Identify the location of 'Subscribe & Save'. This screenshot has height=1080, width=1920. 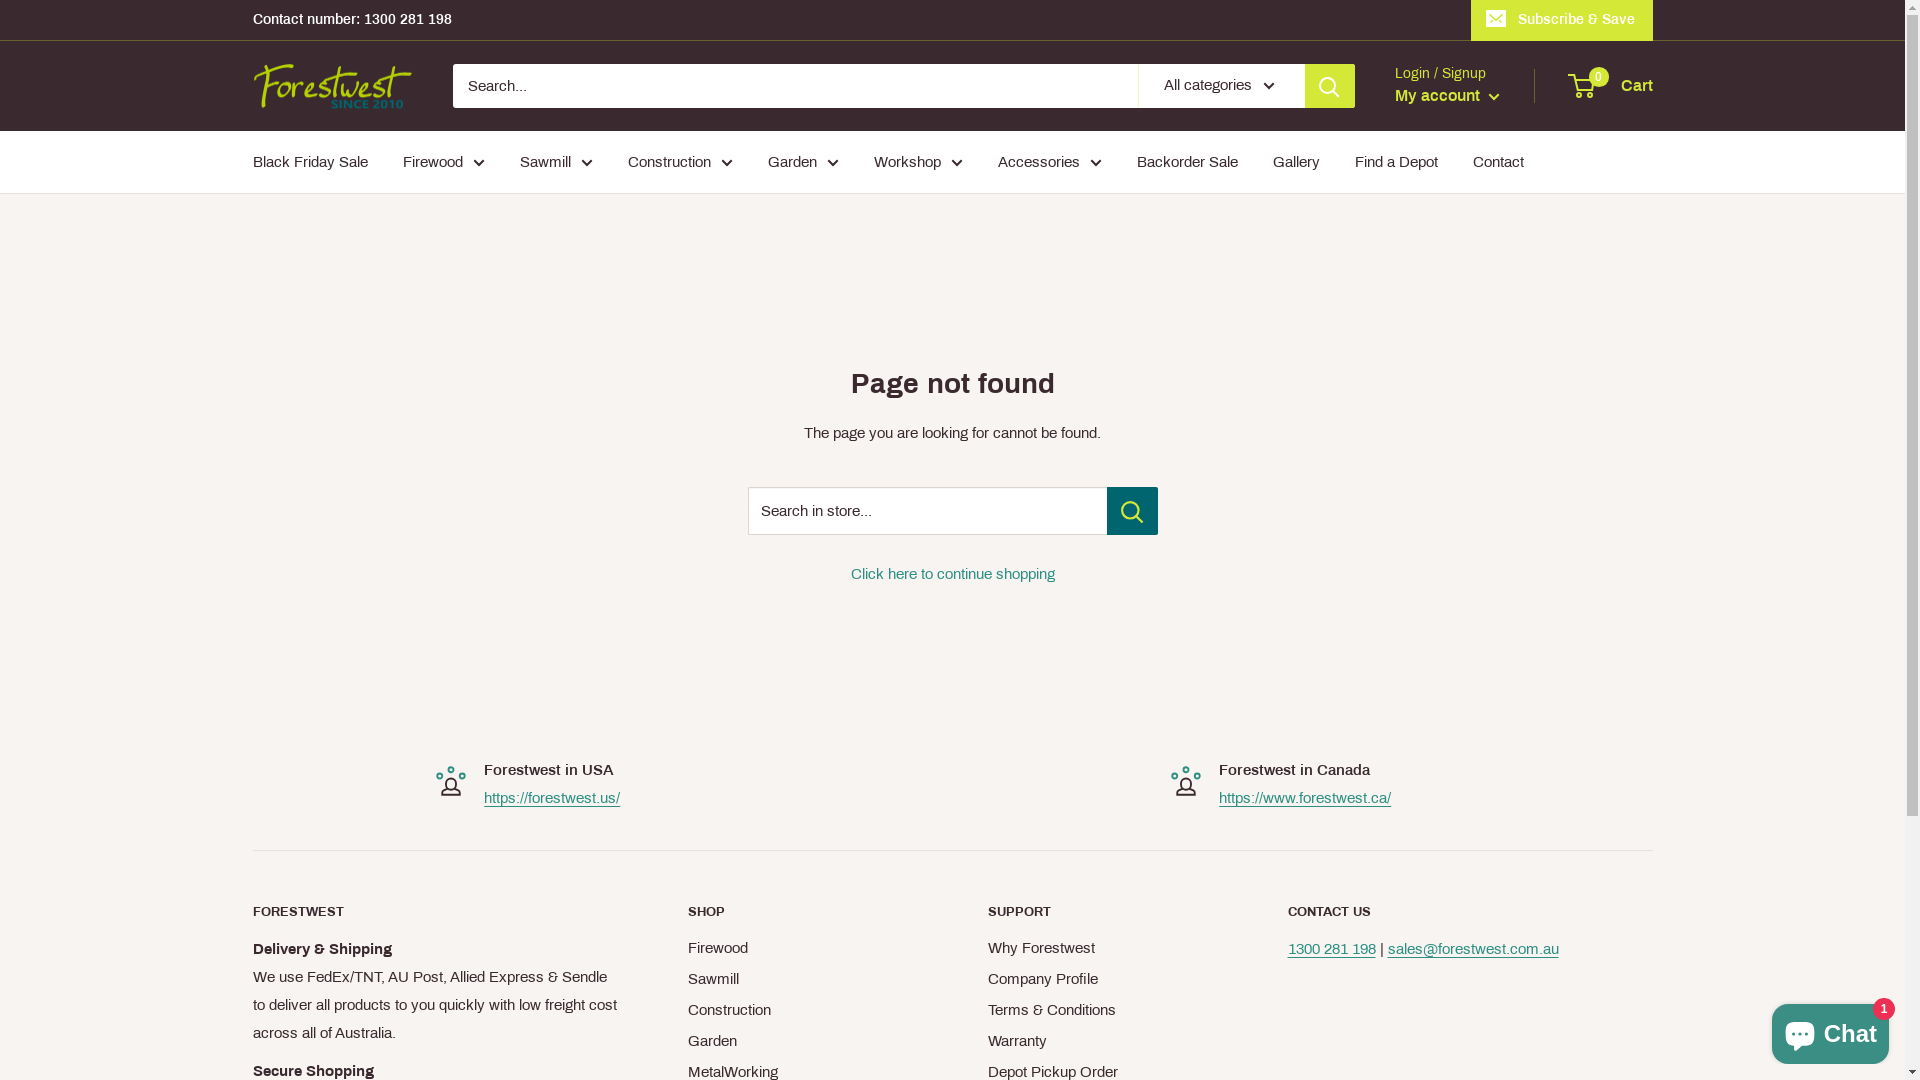
(1469, 19).